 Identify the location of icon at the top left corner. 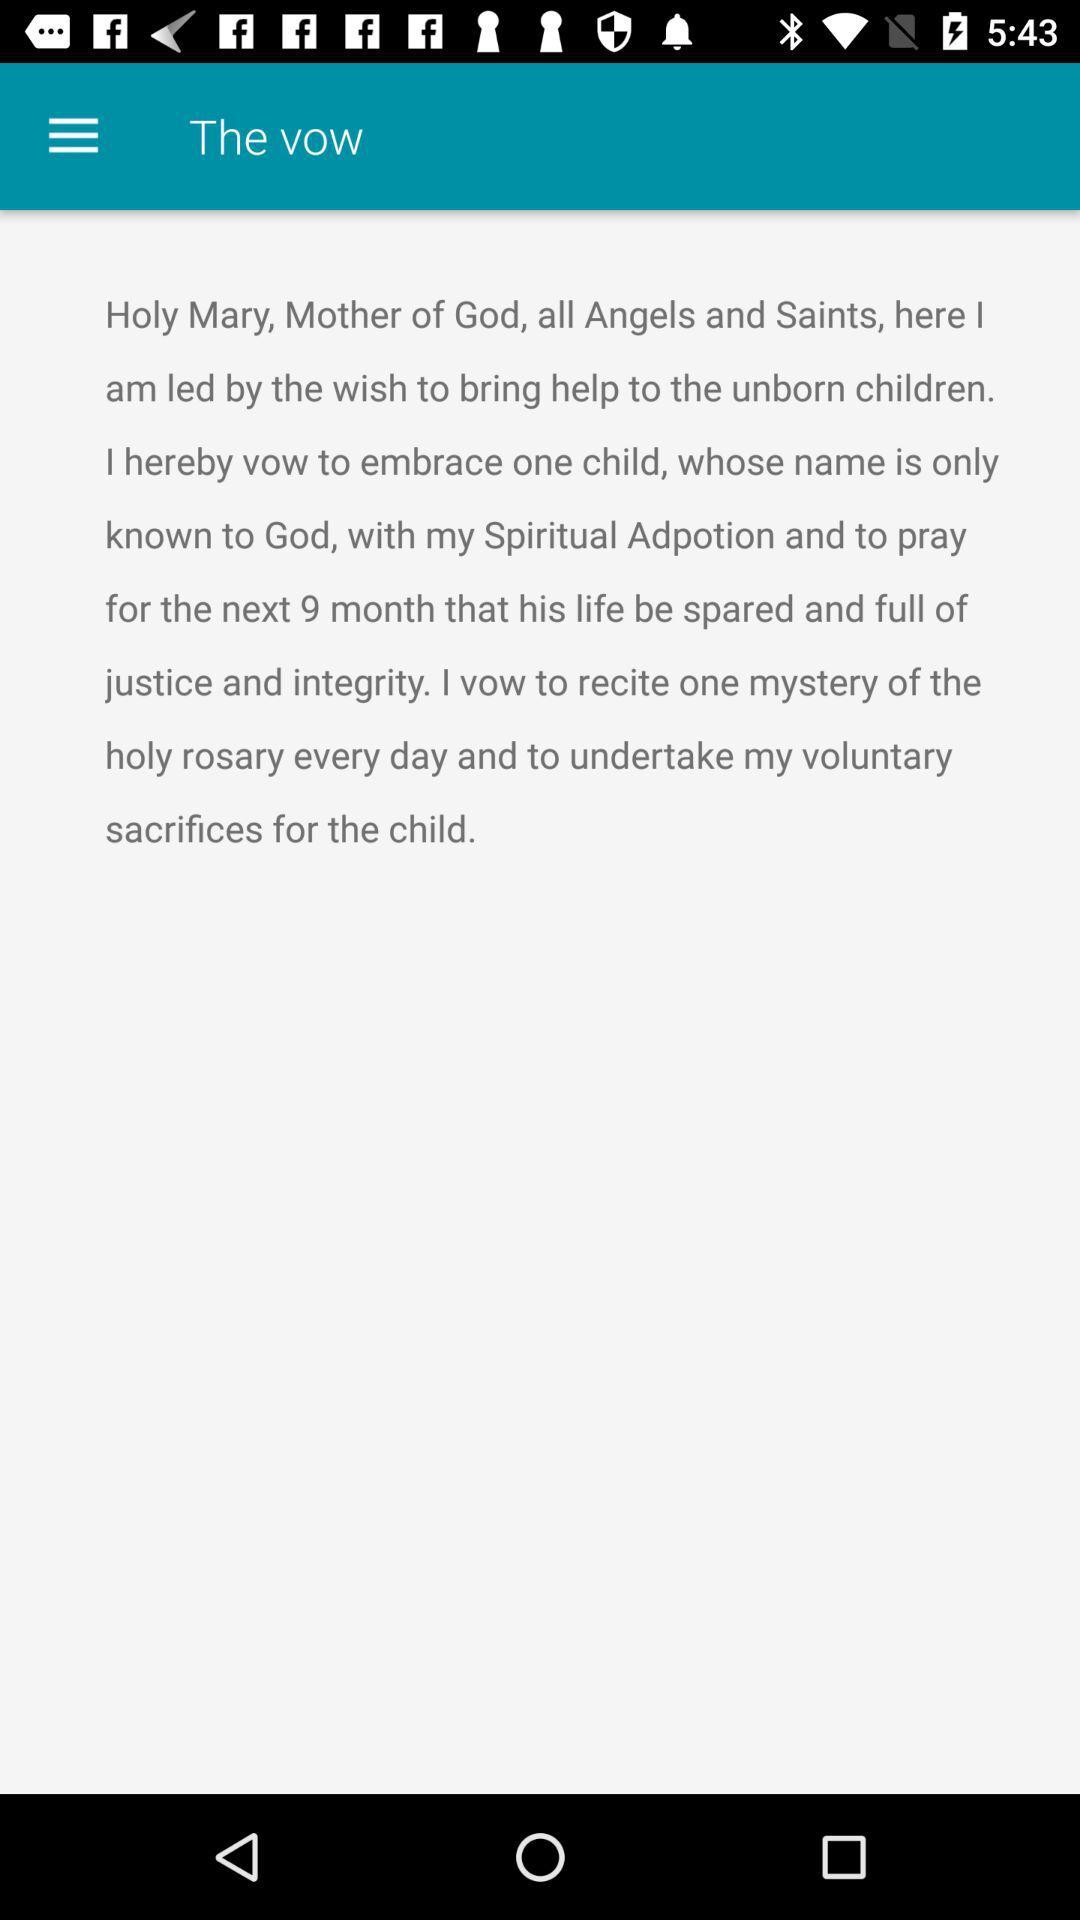
(72, 135).